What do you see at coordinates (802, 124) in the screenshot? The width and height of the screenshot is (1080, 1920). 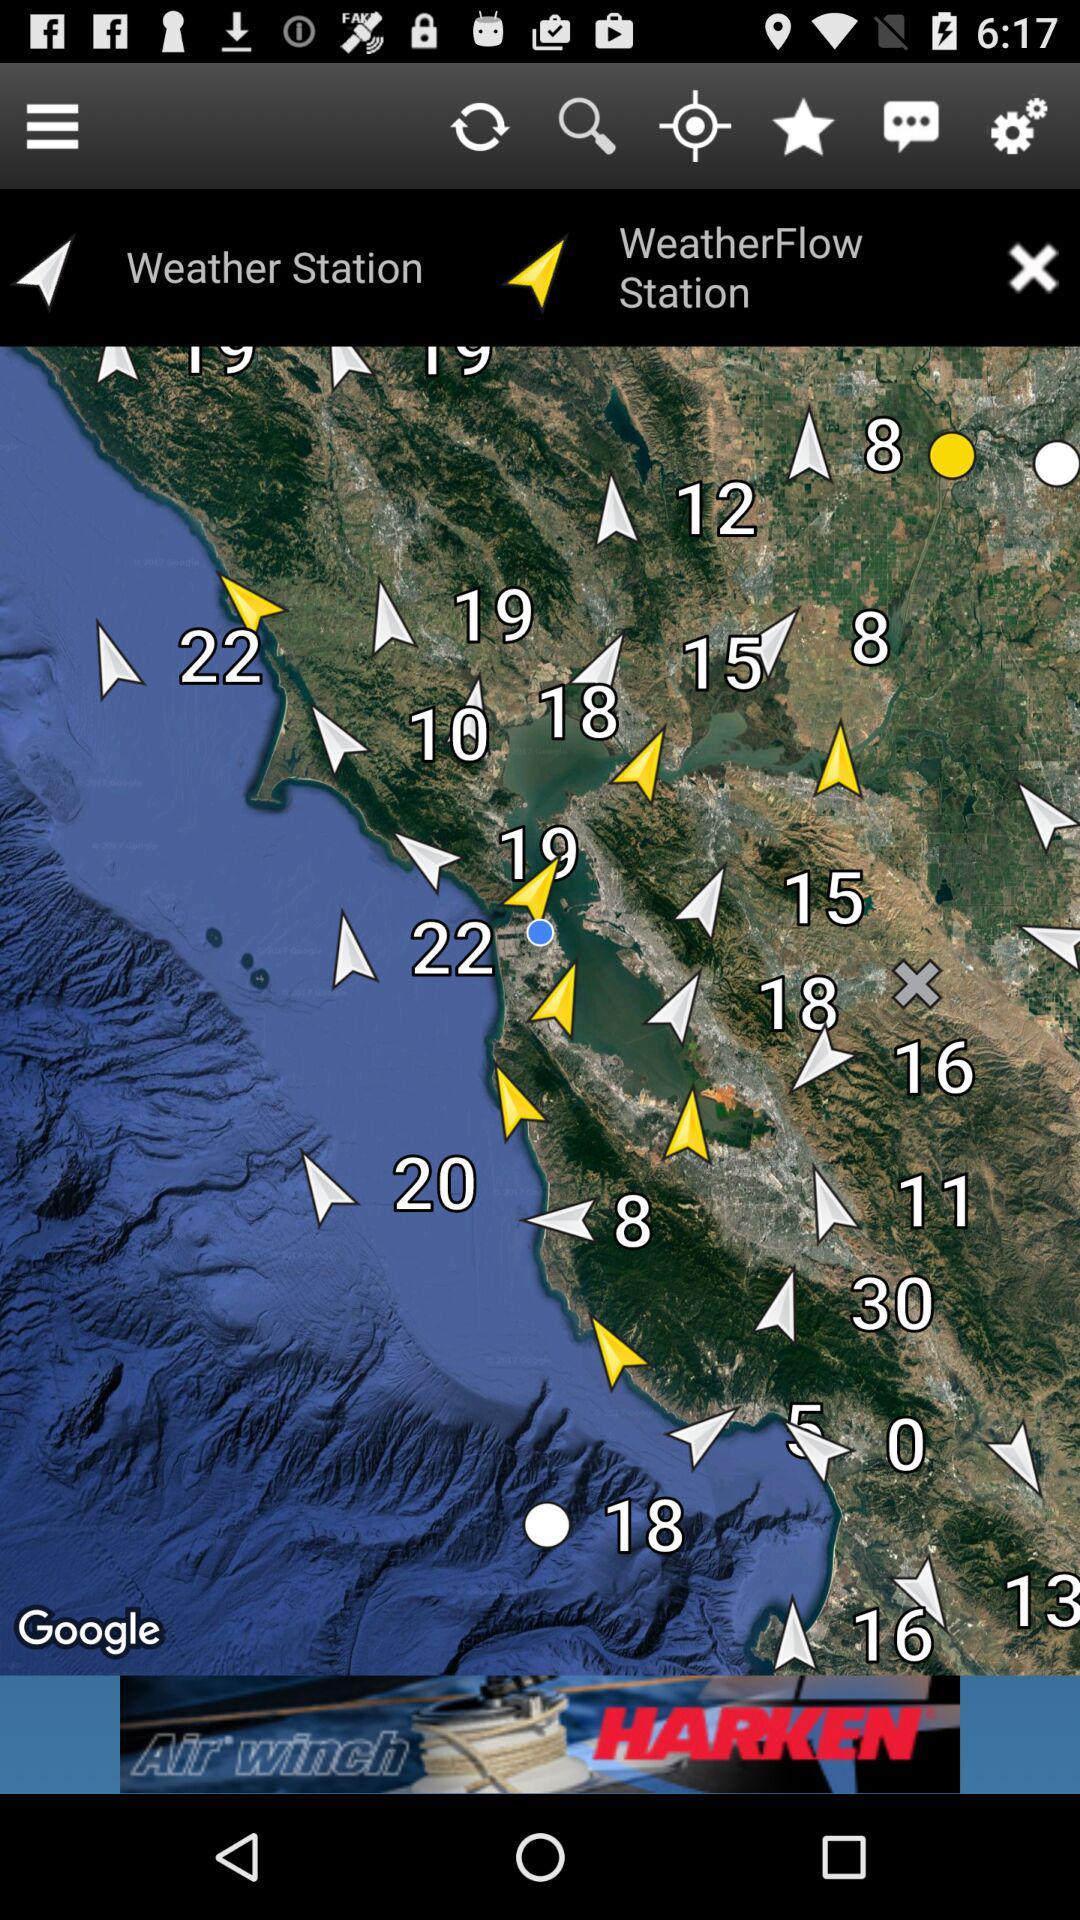 I see `to favourite` at bounding box center [802, 124].